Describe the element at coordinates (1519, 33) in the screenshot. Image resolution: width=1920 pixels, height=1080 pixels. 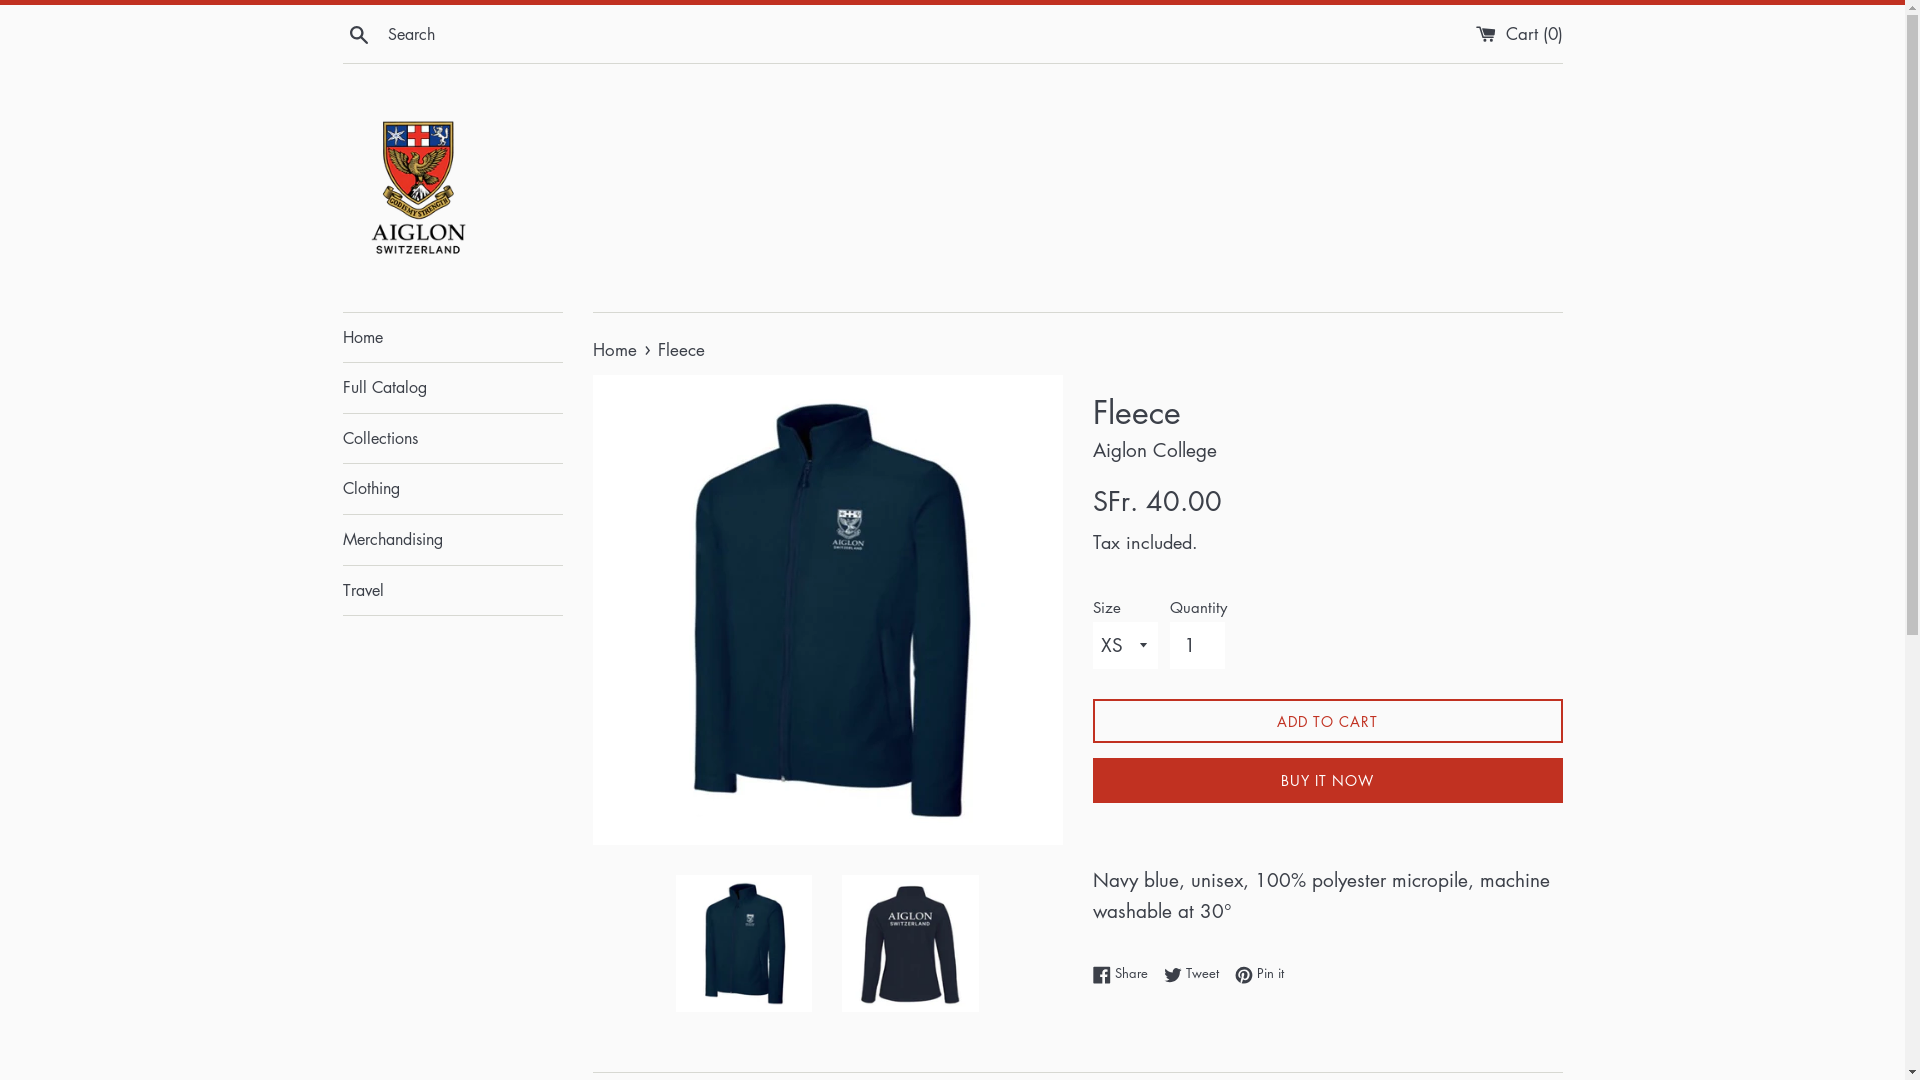
I see `'Cart (0)'` at that location.